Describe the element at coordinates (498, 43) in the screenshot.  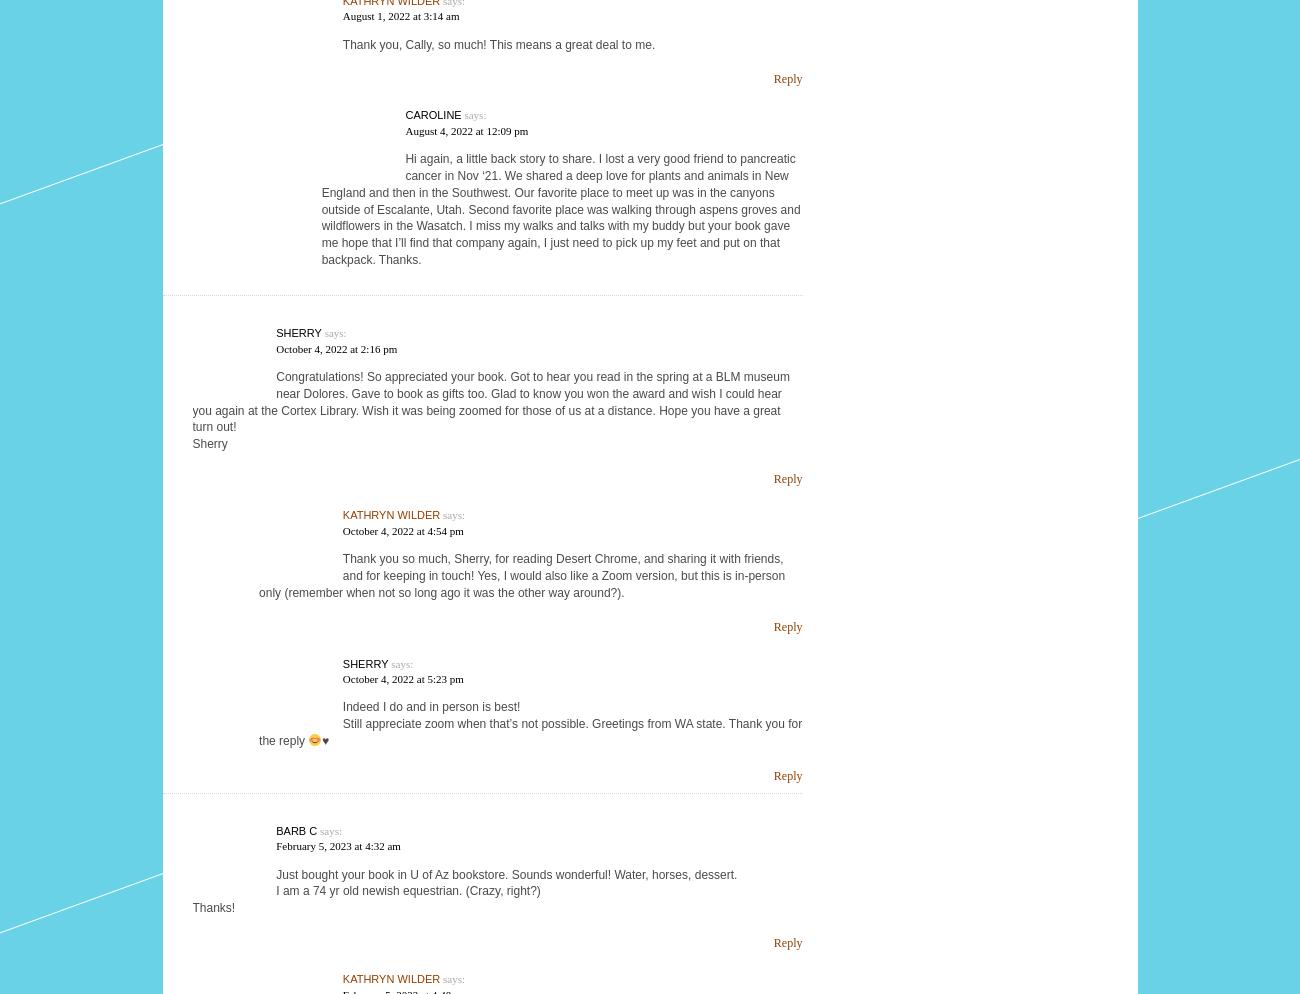
I see `'Thank you, Cally, so much! This means a great deal to me.'` at that location.